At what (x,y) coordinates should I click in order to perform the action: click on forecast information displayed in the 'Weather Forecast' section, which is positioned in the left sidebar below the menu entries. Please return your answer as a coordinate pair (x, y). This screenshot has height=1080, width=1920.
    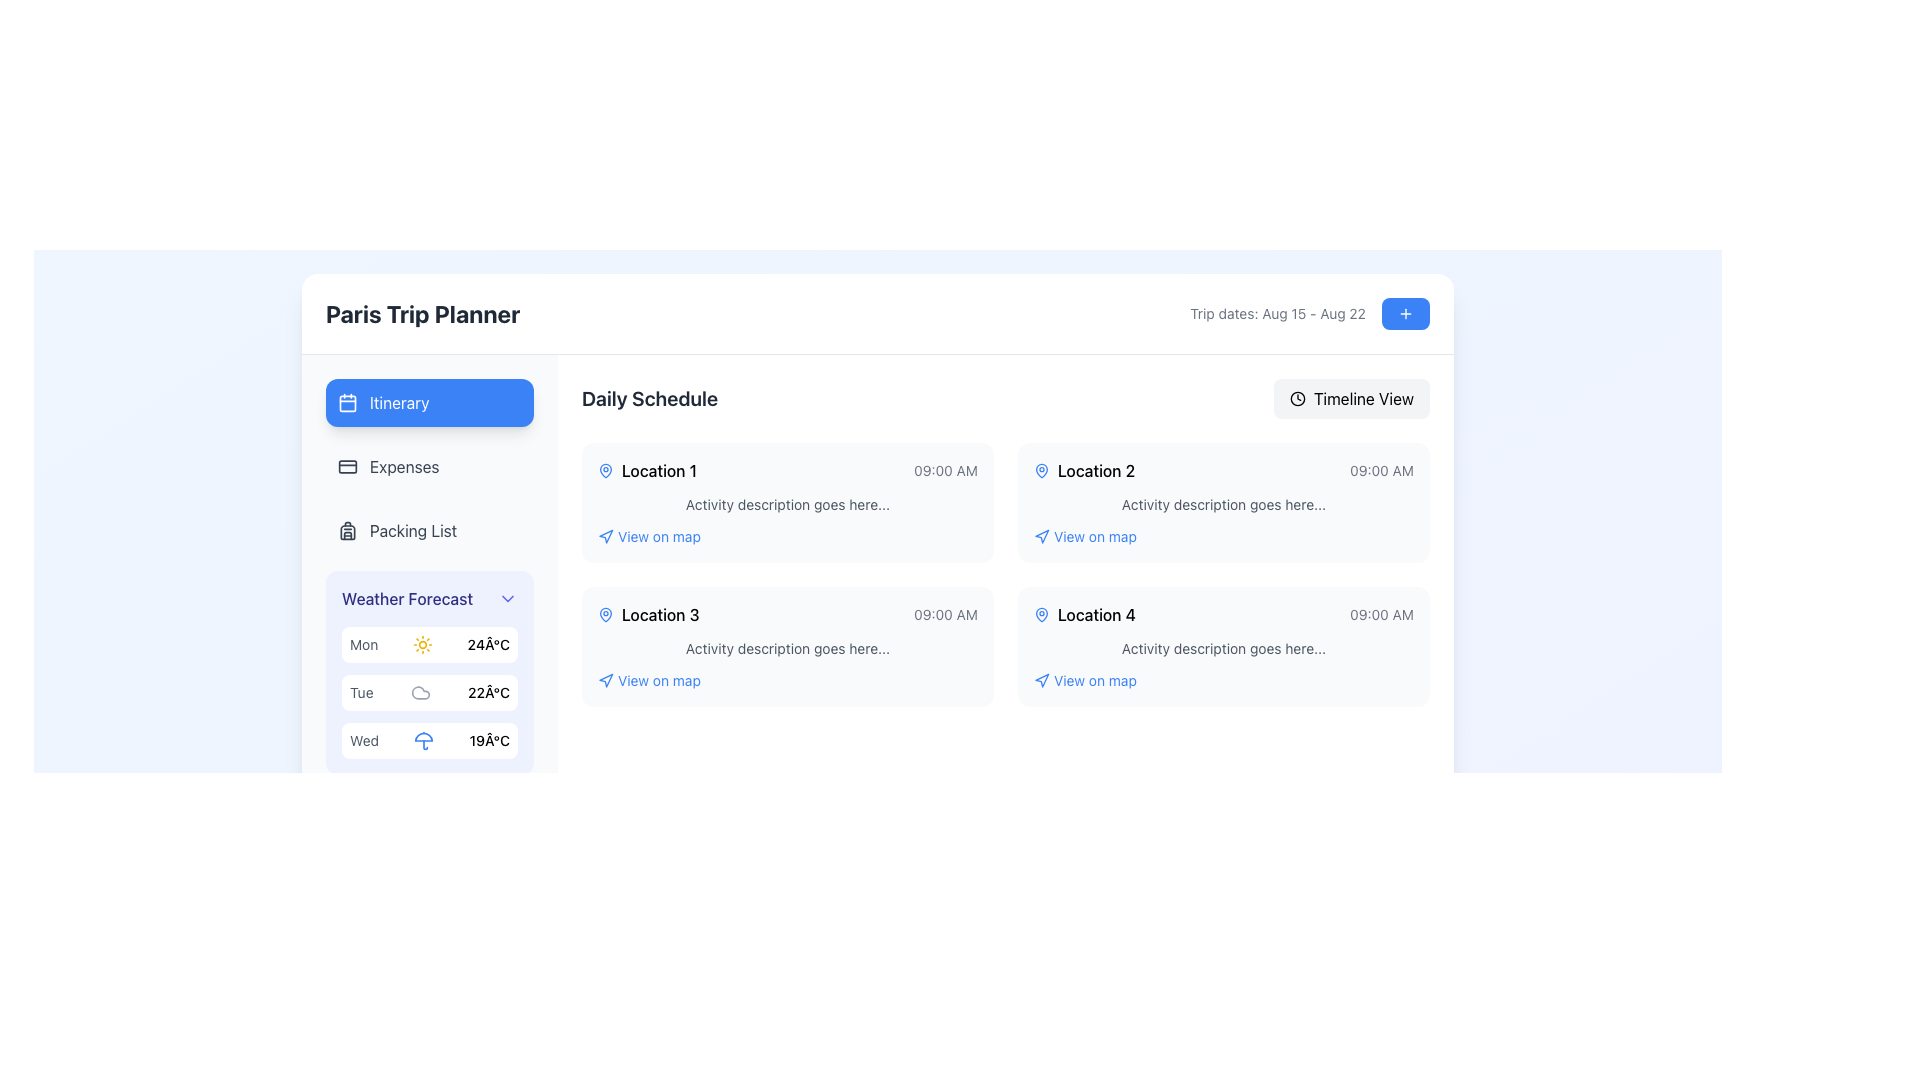
    Looking at the image, I should click on (429, 672).